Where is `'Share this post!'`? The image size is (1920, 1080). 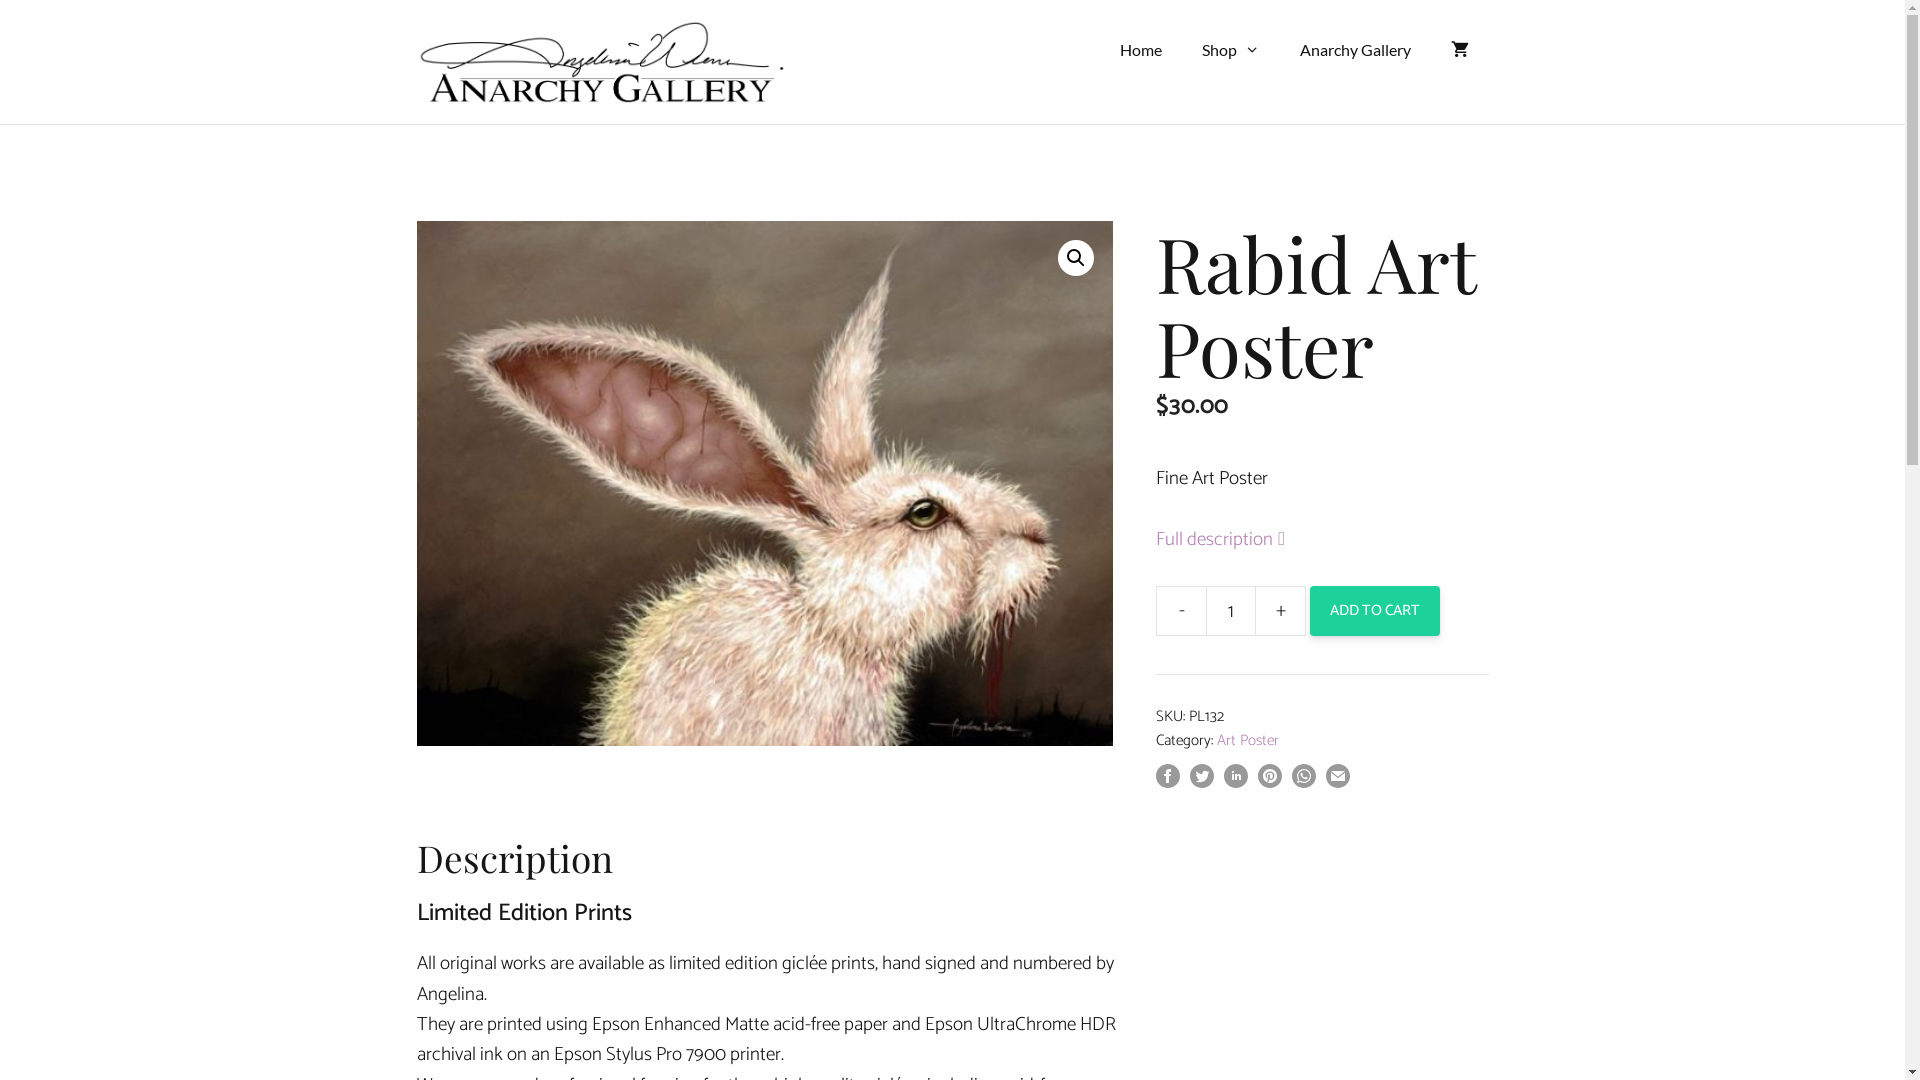
'Share this post!' is located at coordinates (1167, 781).